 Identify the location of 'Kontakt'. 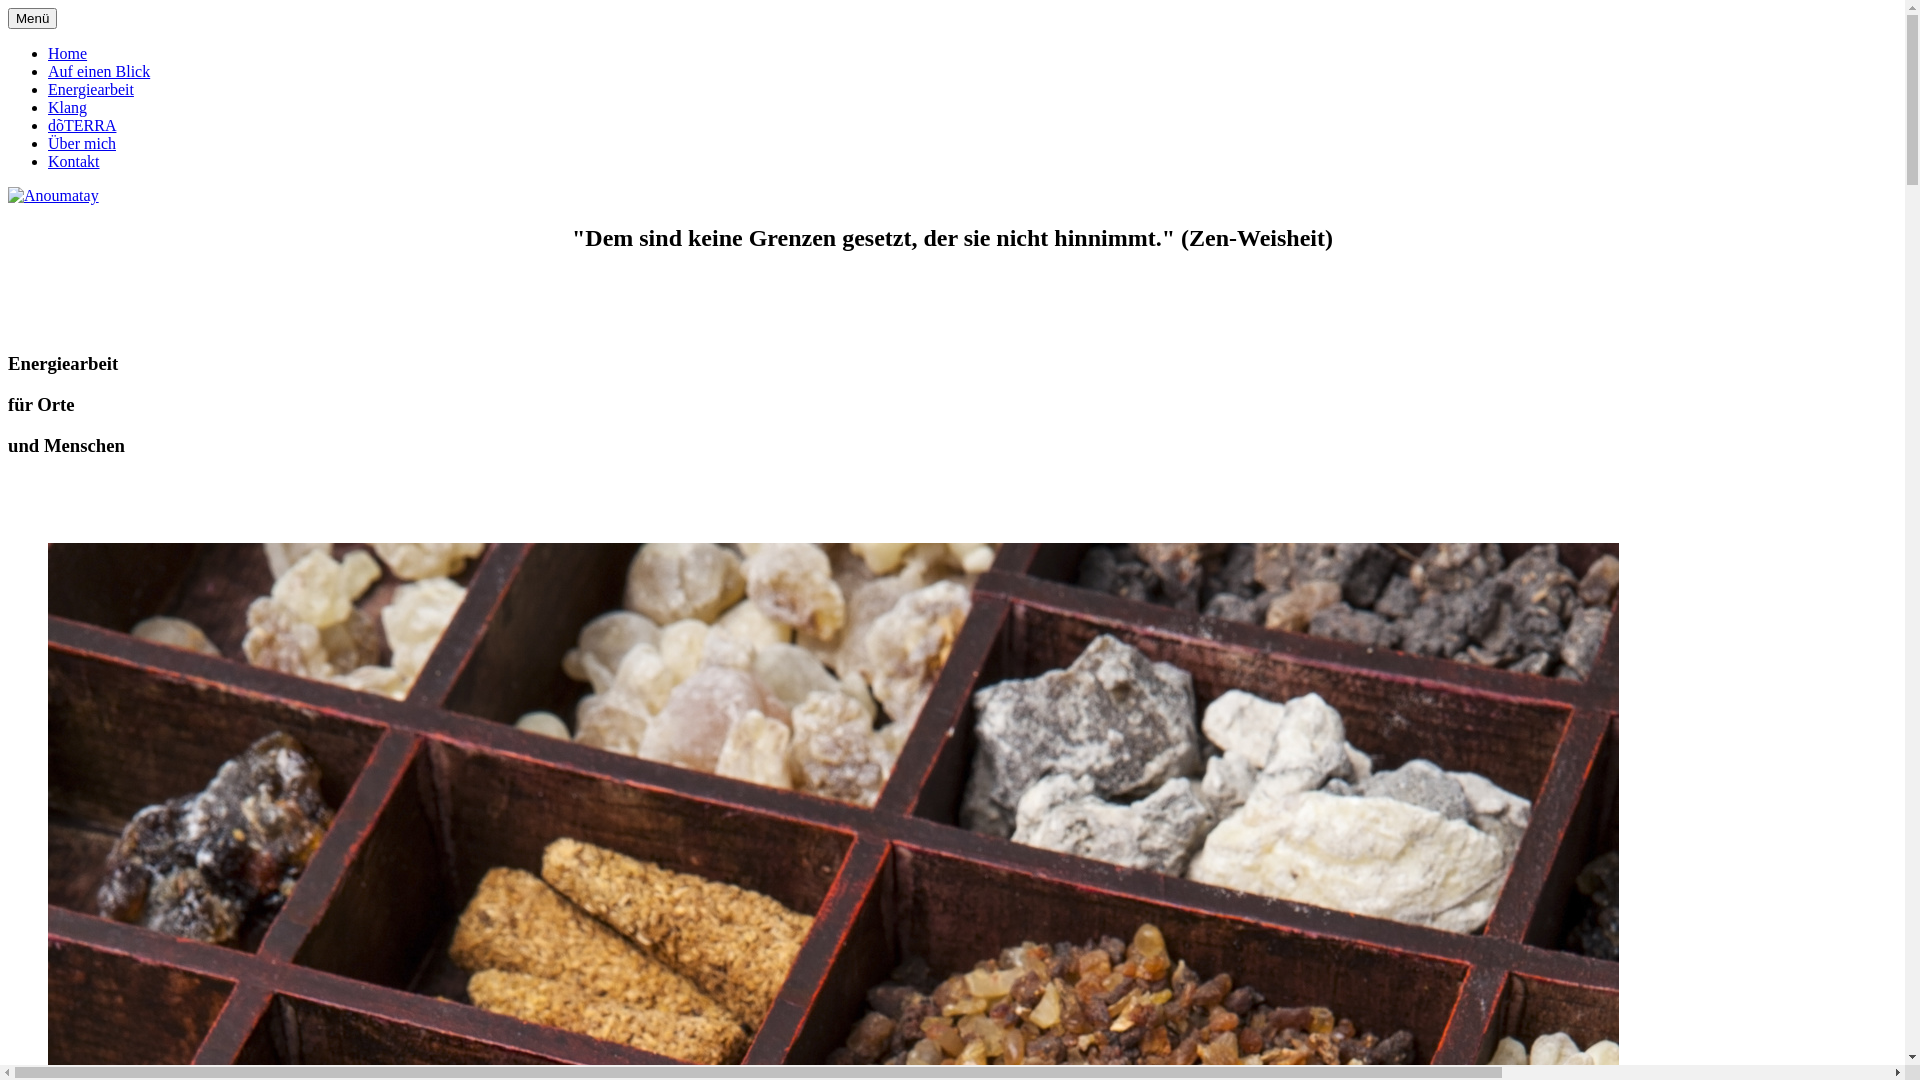
(73, 160).